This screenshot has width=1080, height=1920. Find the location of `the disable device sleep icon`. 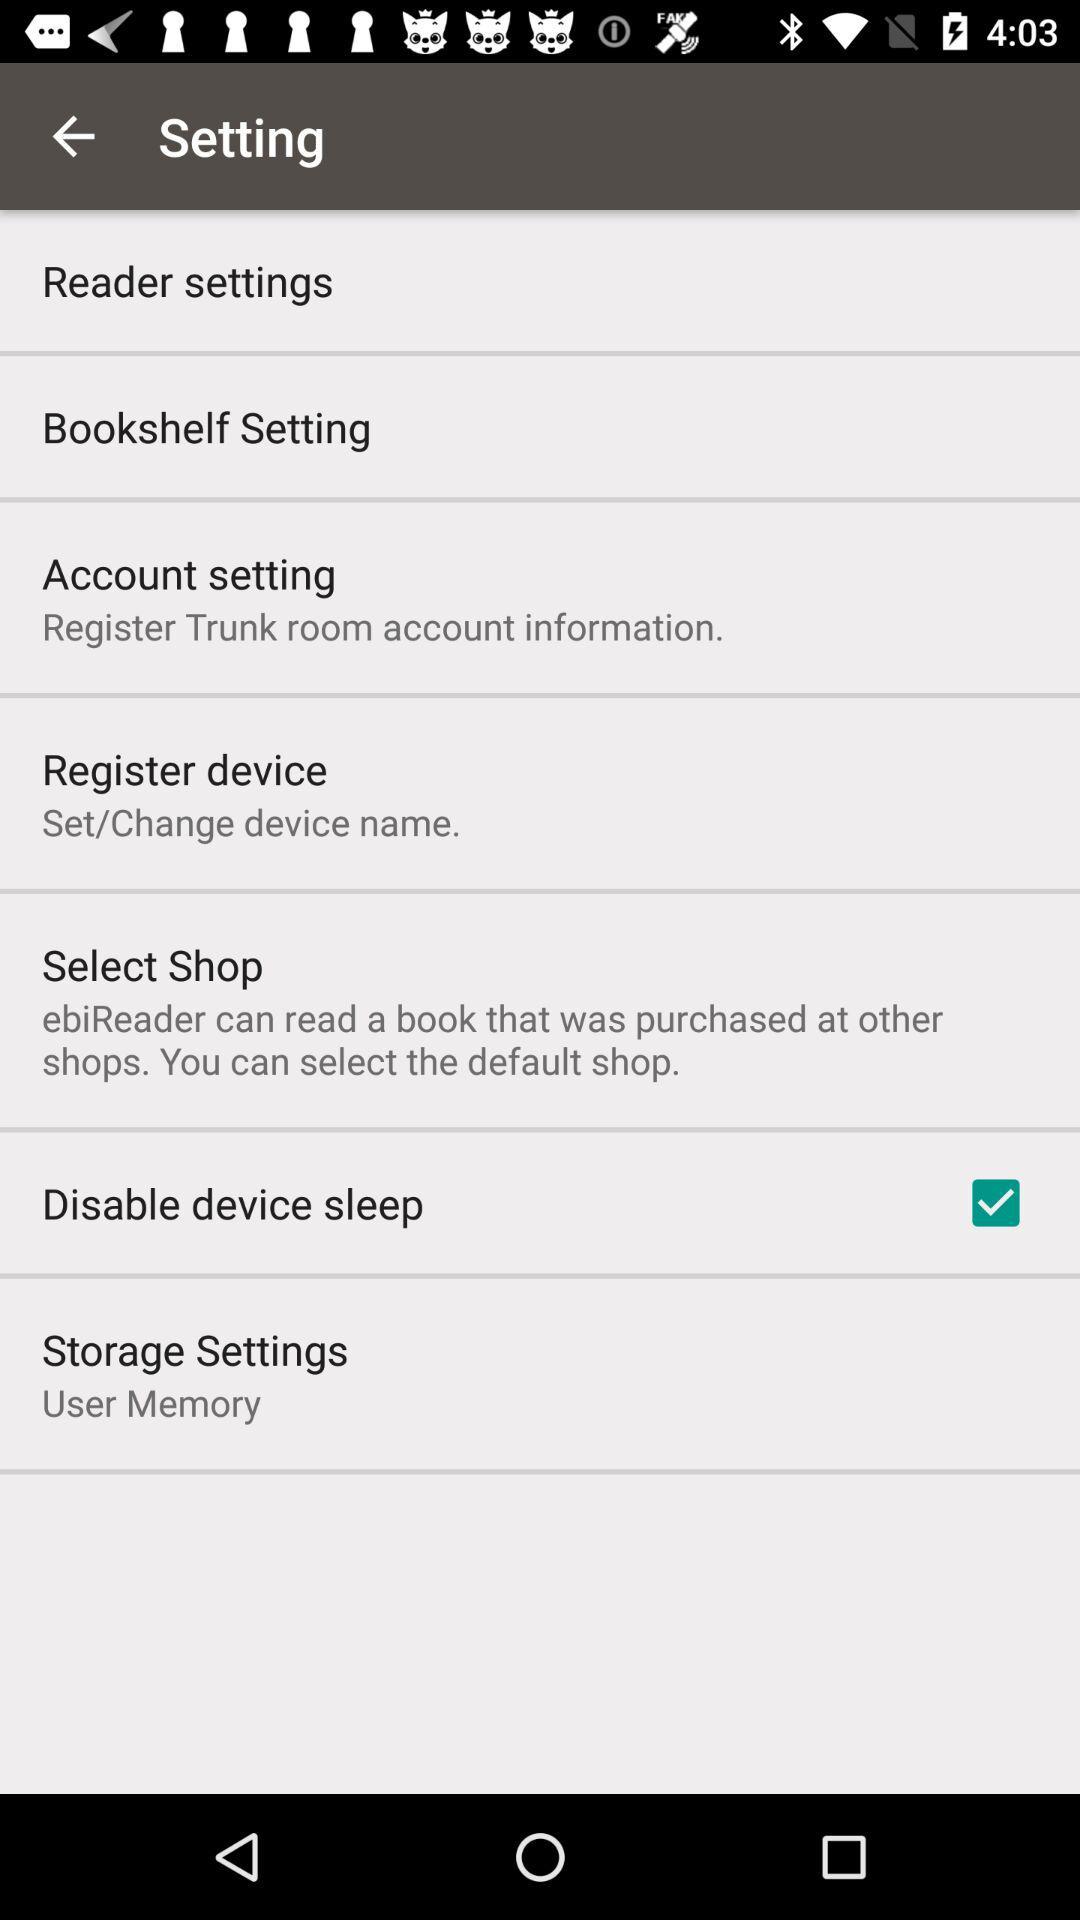

the disable device sleep icon is located at coordinates (231, 1202).